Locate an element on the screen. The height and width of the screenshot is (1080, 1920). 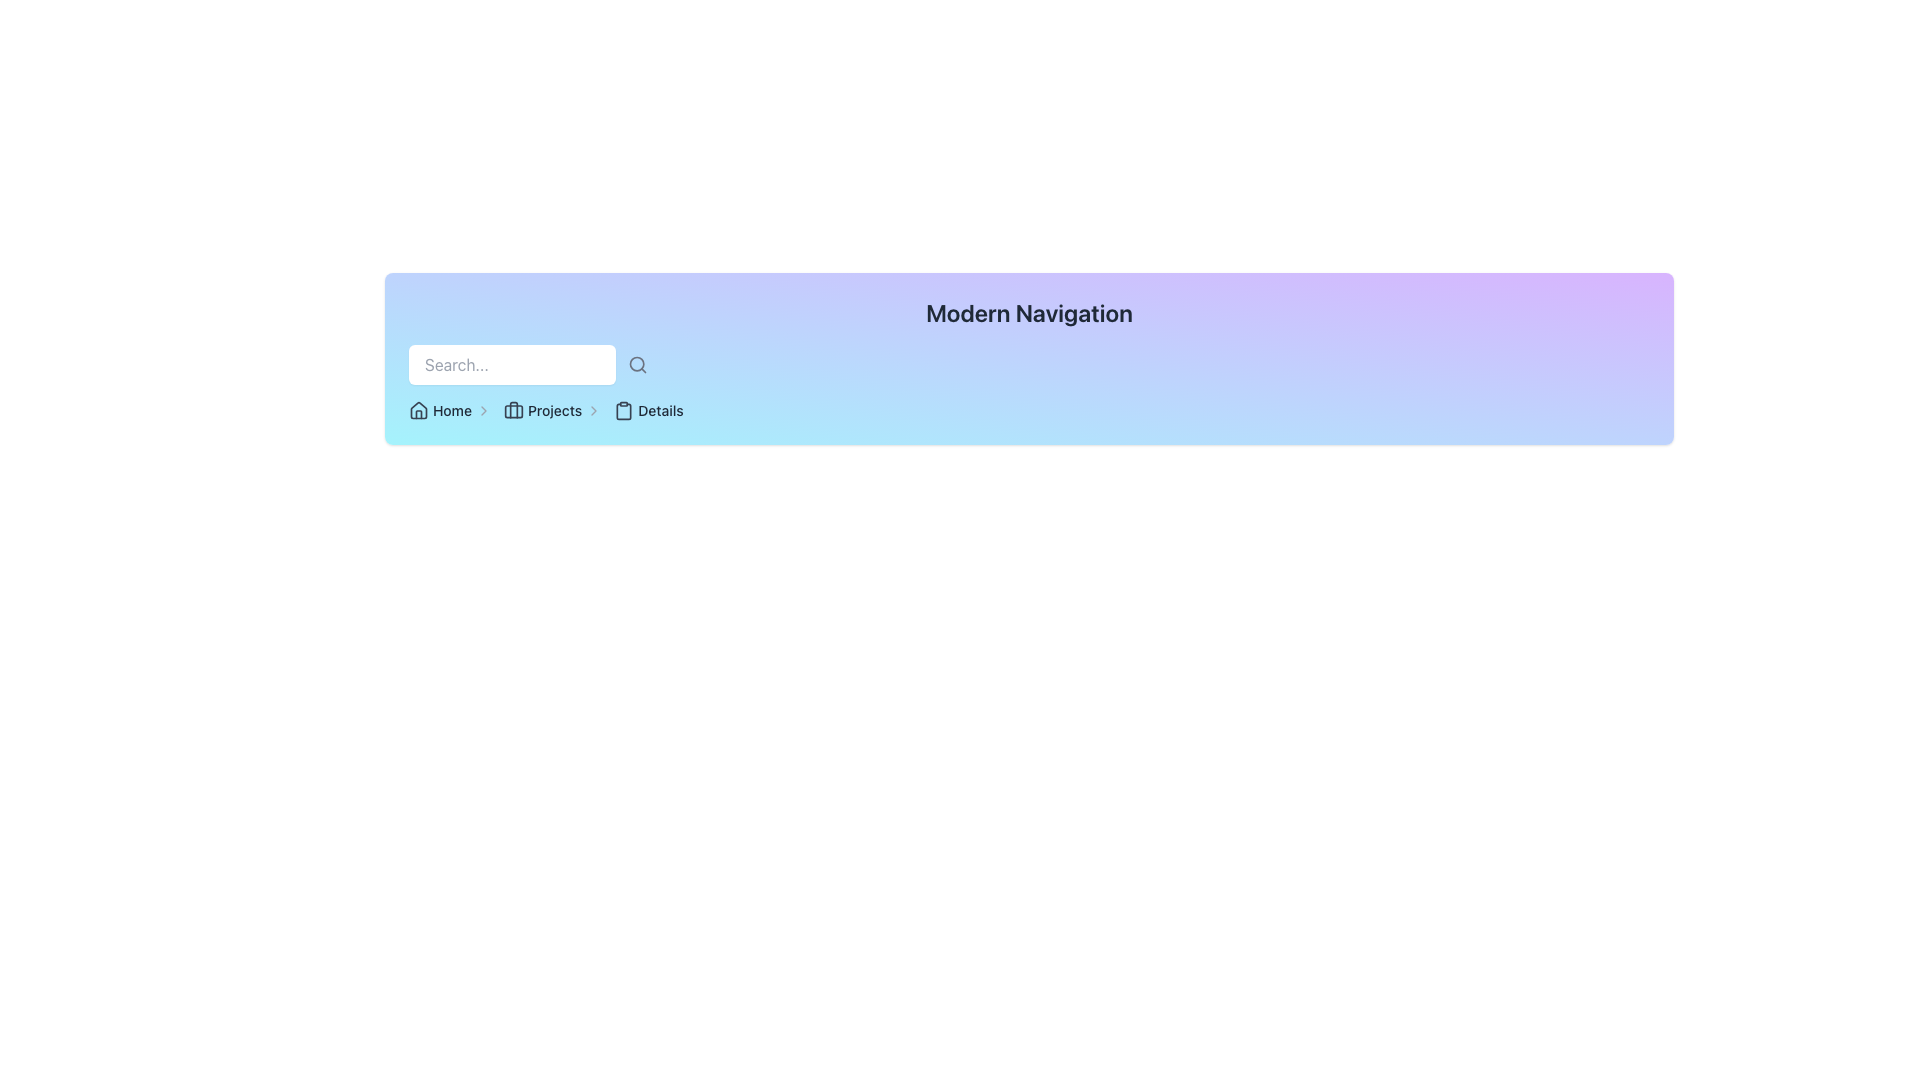
the visual representation of the briefcase icon that symbolizes the 'Projects' section in the breadcrumb navigation bar, located to the left of the 'Projects' text label is located at coordinates (513, 410).